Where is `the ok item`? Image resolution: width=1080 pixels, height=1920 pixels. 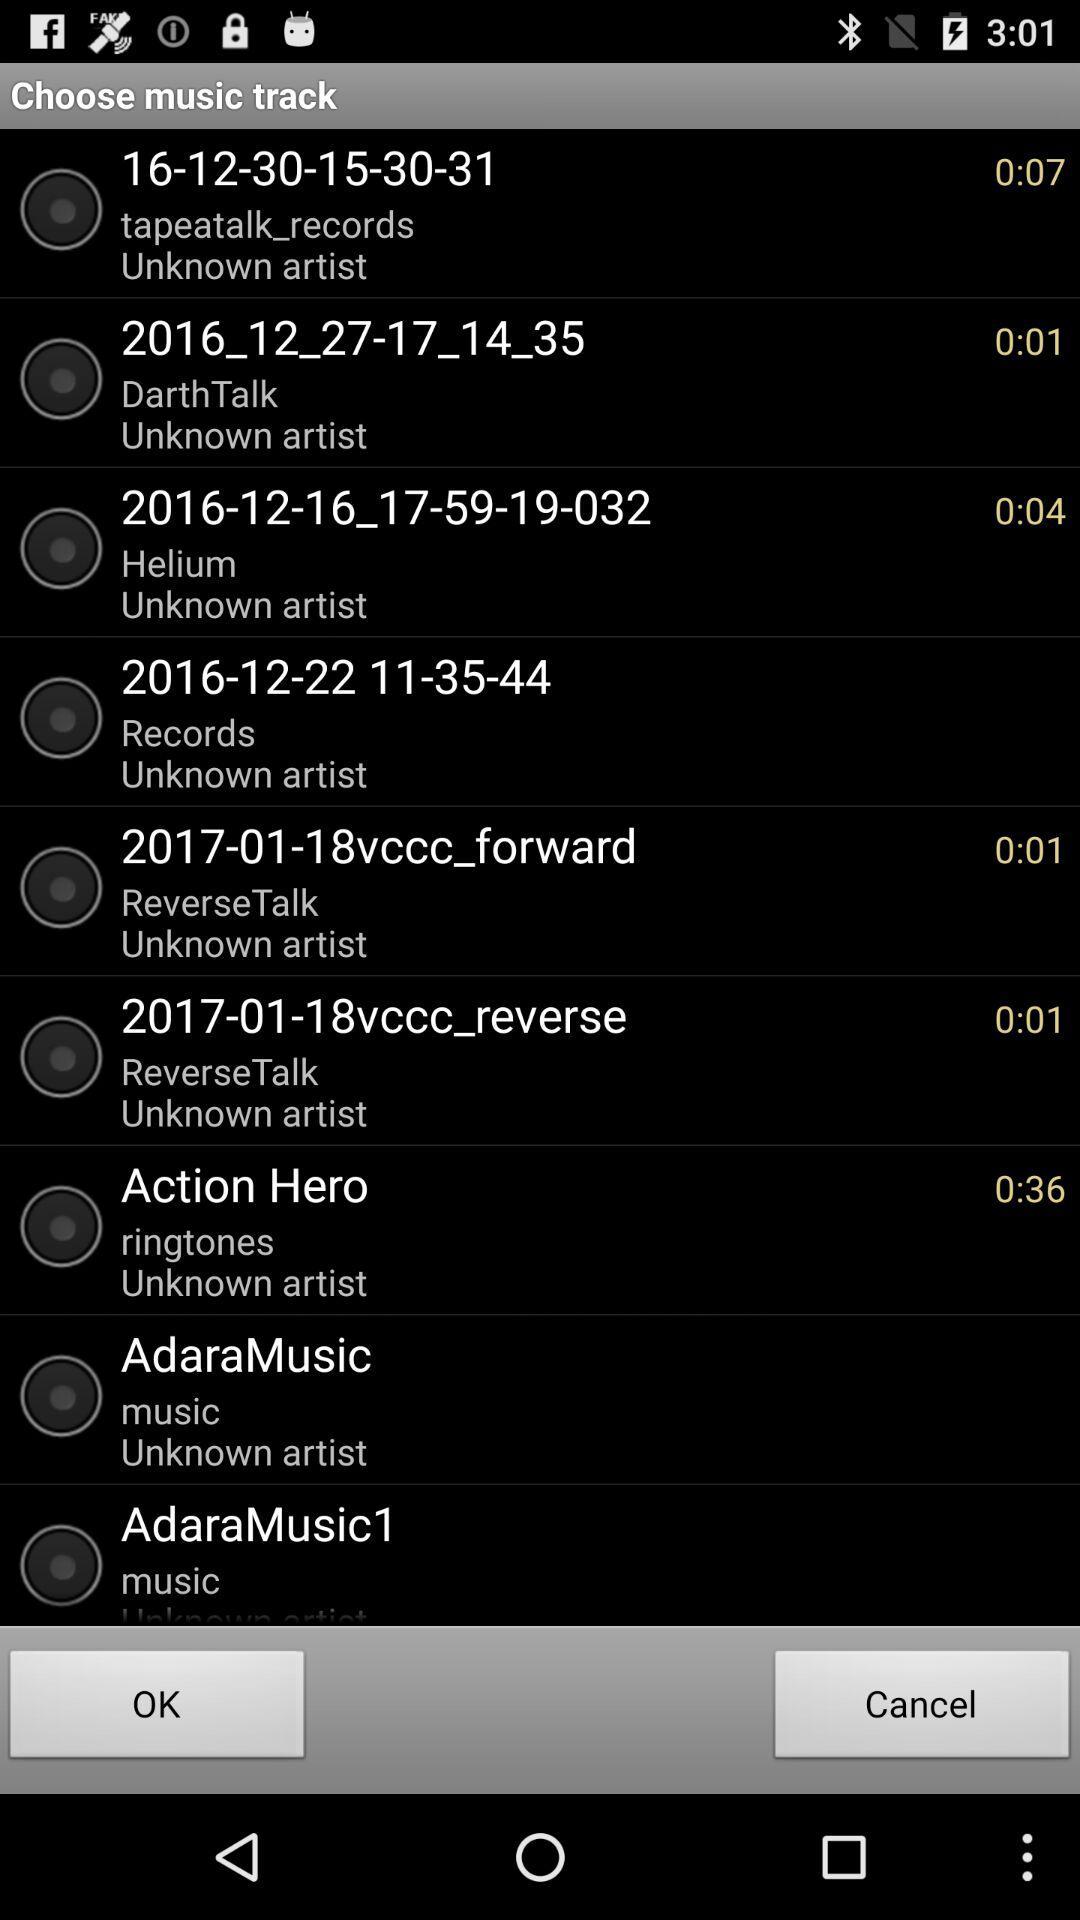 the ok item is located at coordinates (156, 1708).